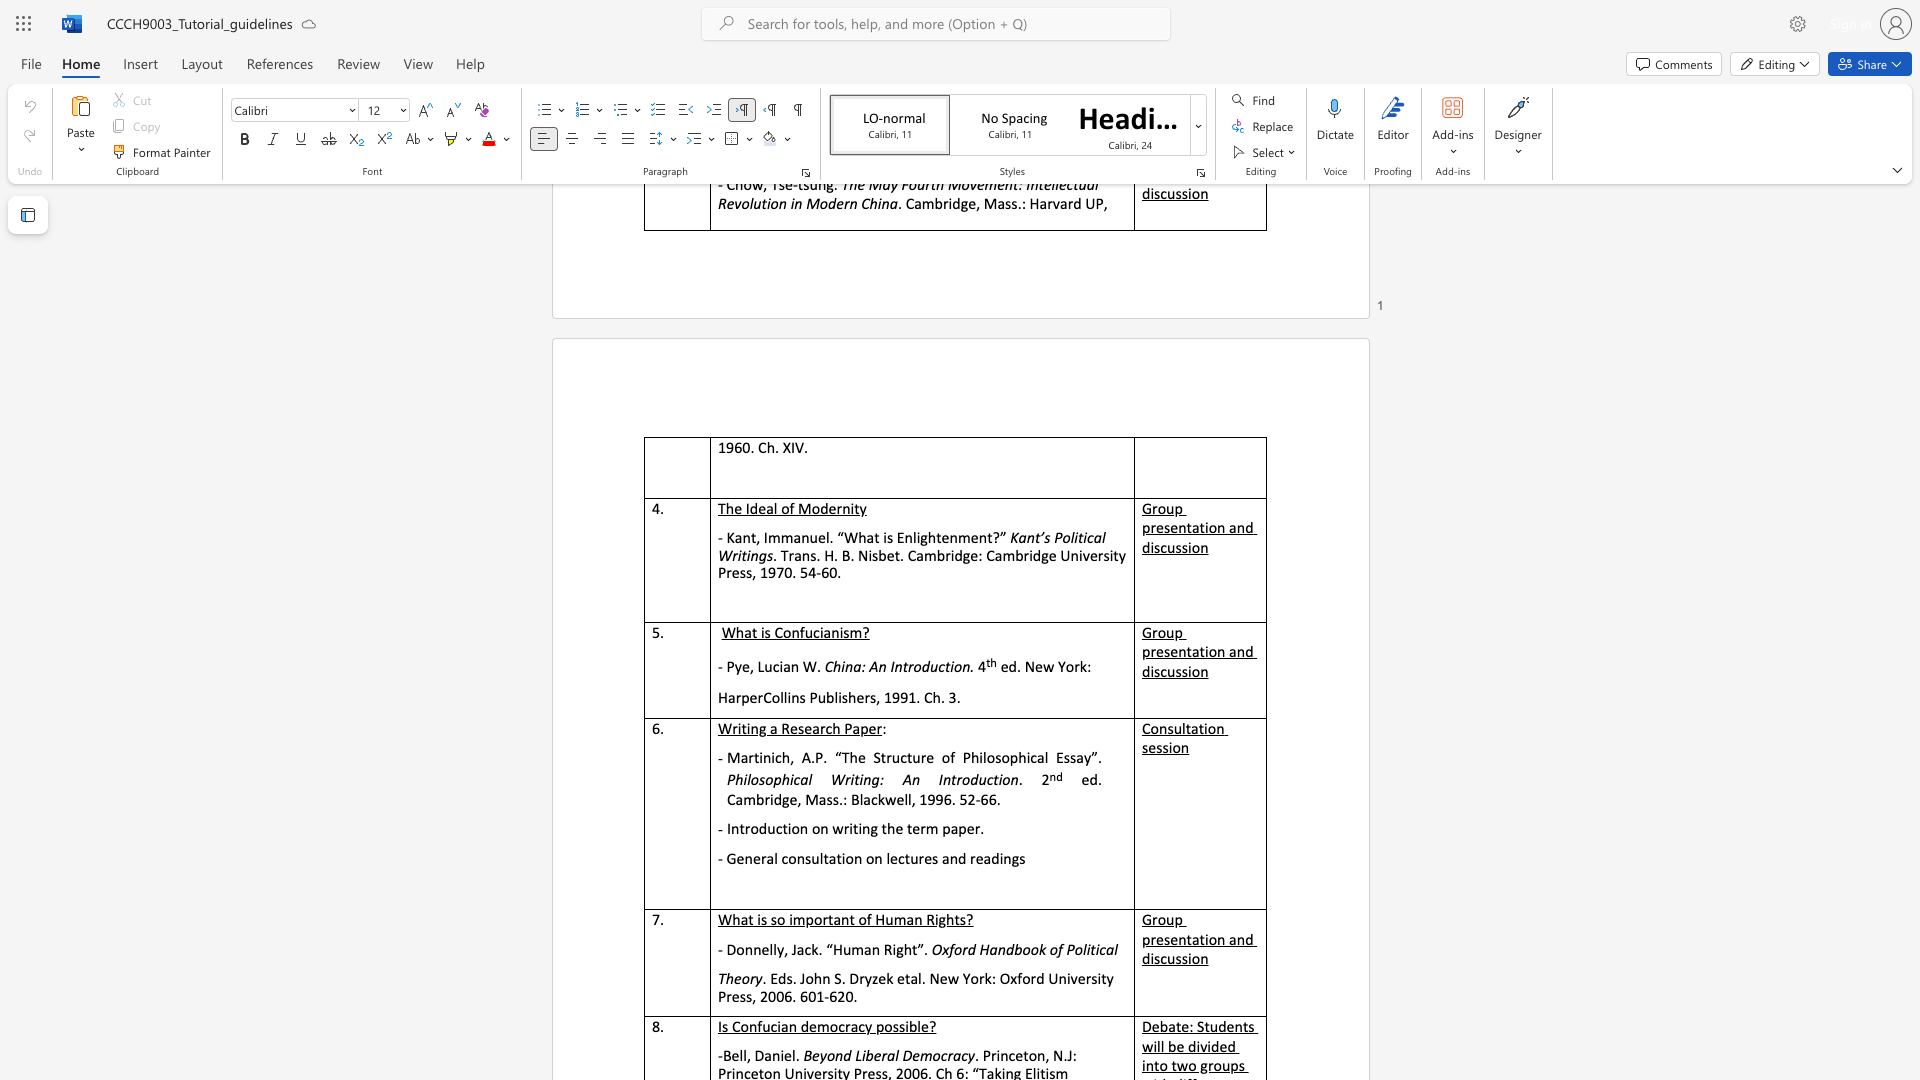  I want to click on the subset text "cal Writ" within the text "Philosophical Writing: An Introduction", so click(792, 779).